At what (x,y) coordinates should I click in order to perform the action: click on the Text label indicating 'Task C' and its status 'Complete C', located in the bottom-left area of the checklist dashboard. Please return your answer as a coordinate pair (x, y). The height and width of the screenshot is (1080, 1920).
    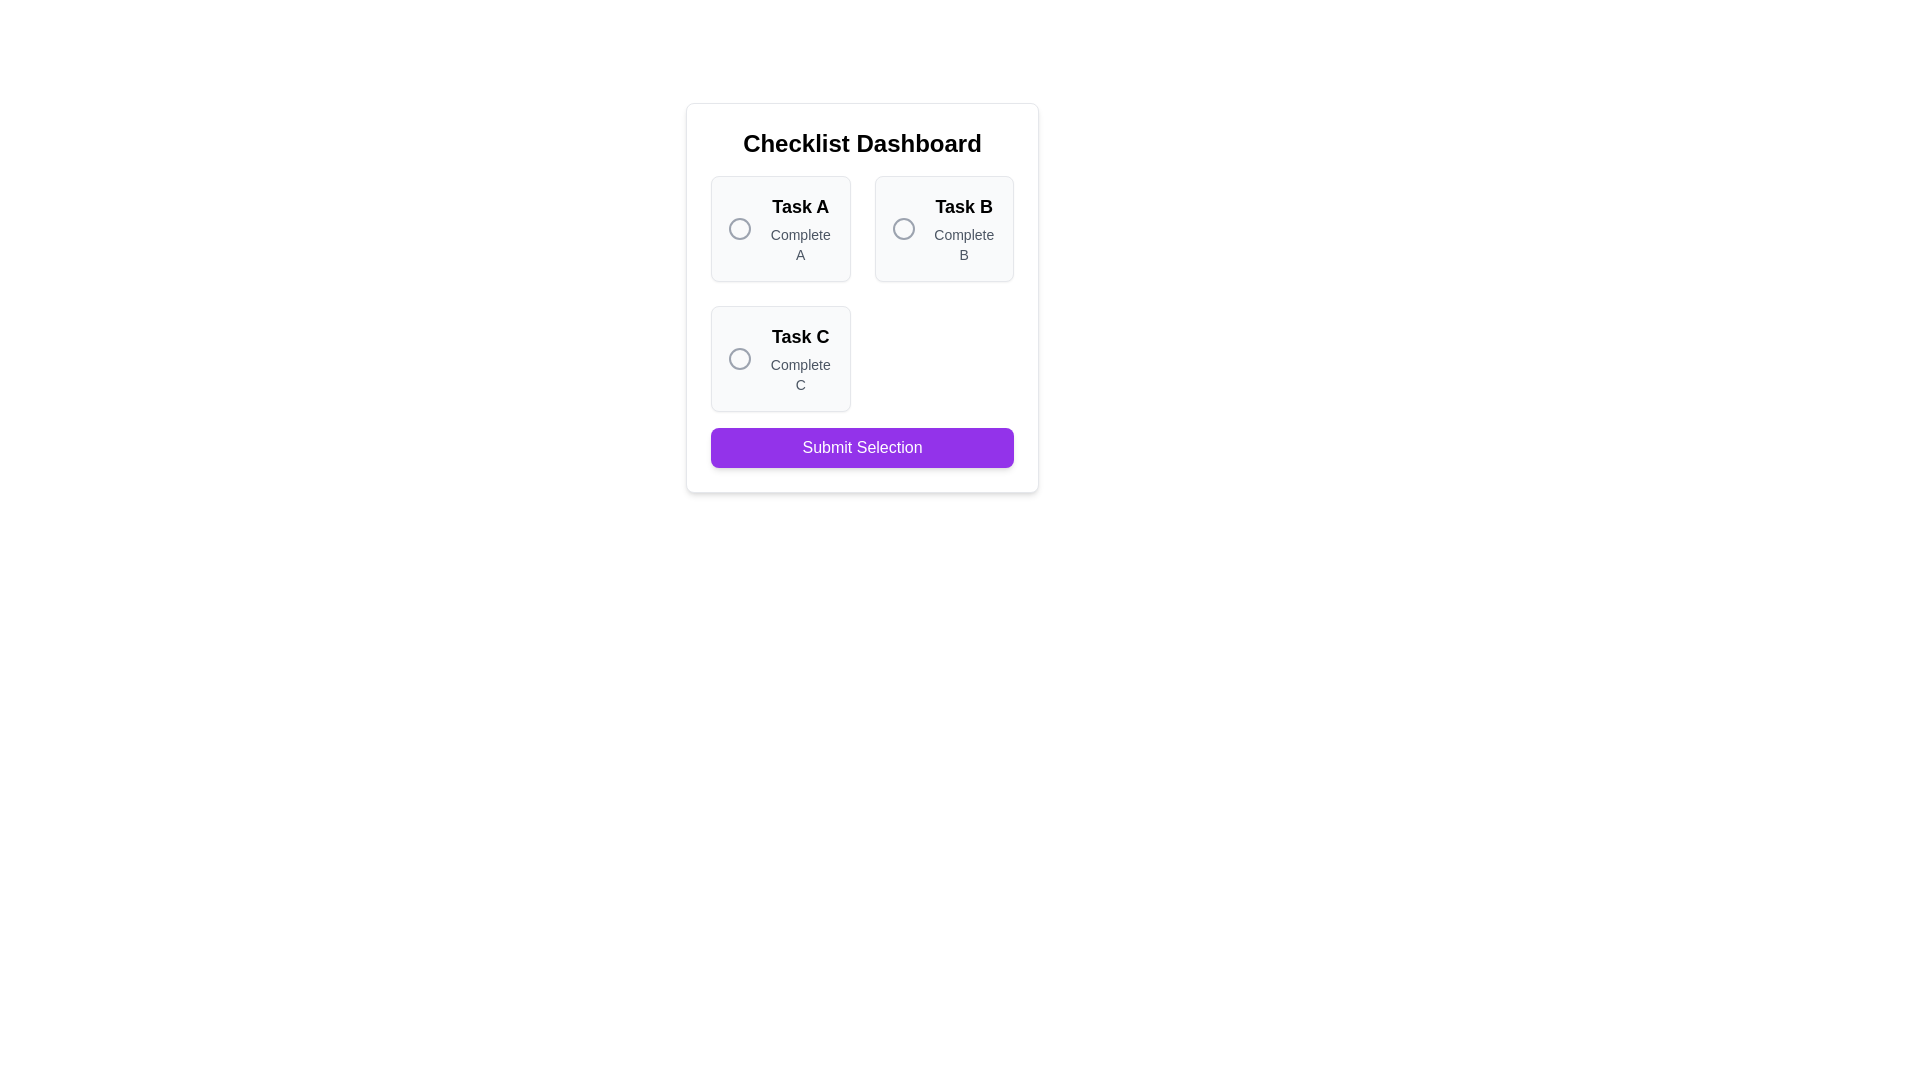
    Looking at the image, I should click on (800, 357).